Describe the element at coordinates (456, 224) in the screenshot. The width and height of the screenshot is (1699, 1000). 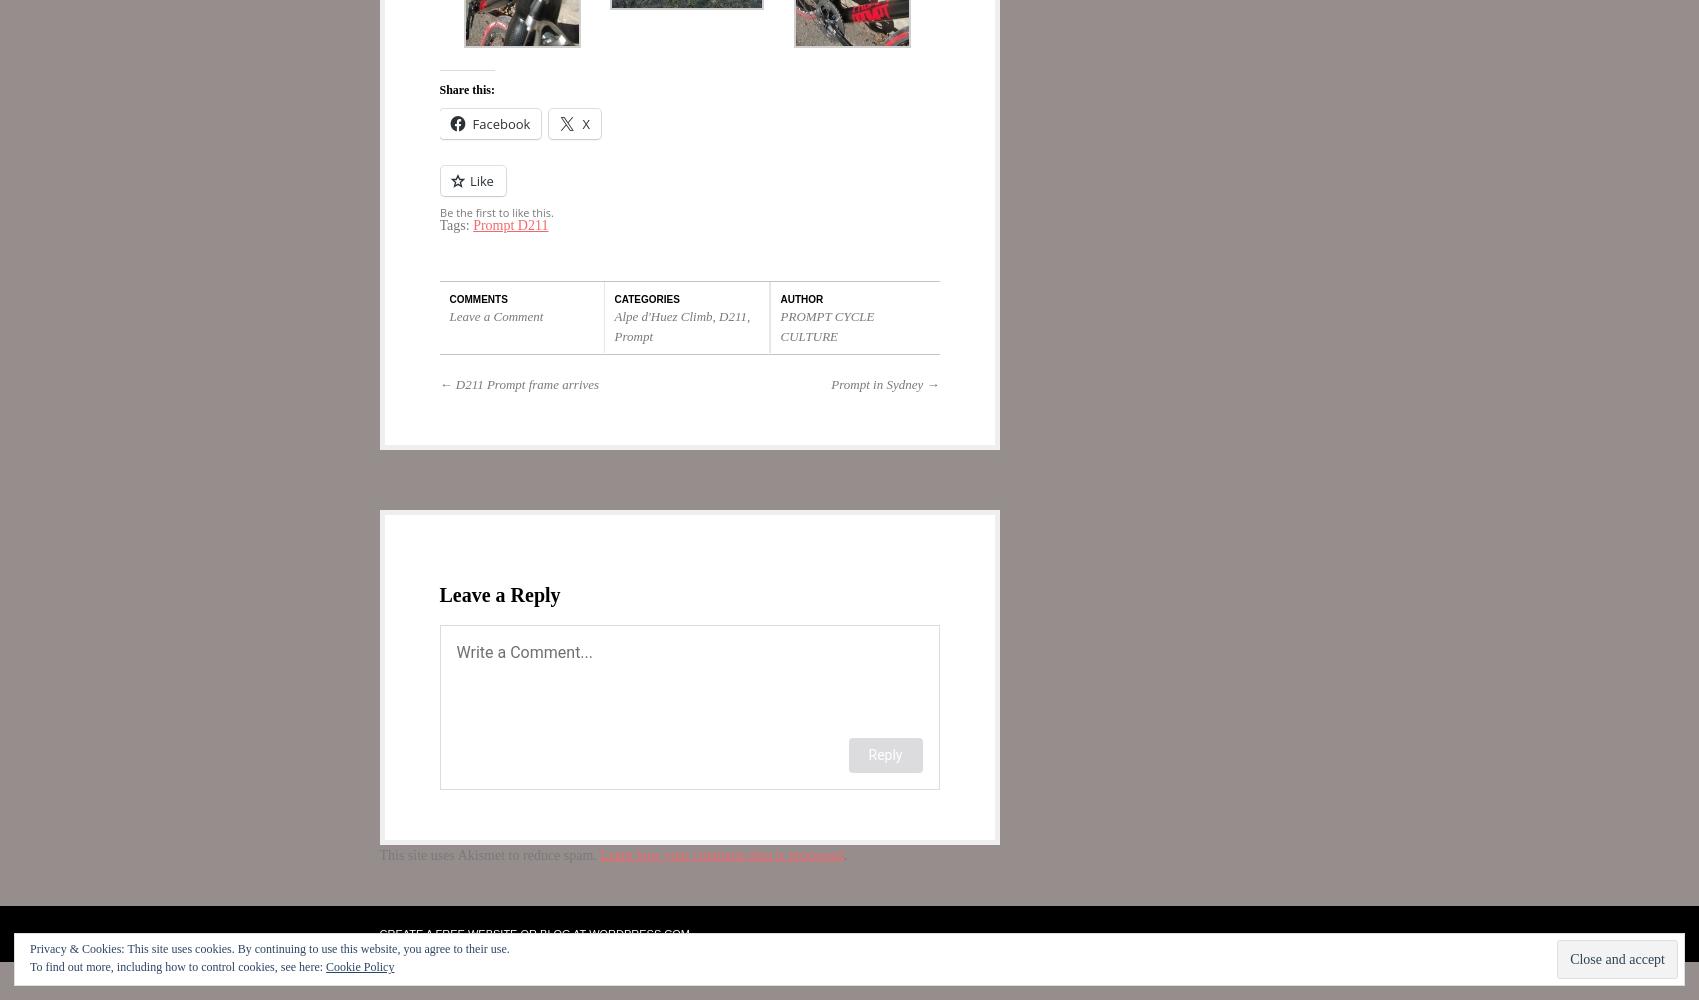
I see `'Tags:'` at that location.